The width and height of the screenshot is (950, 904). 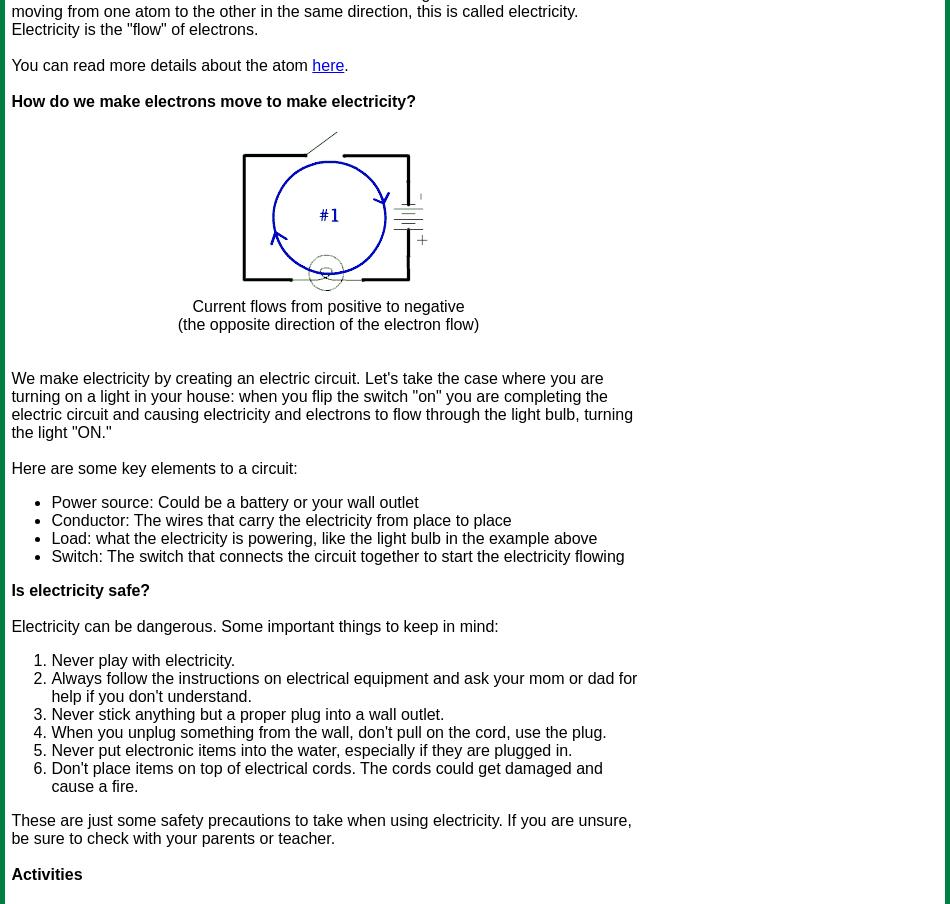 I want to click on '.', so click(x=344, y=65).